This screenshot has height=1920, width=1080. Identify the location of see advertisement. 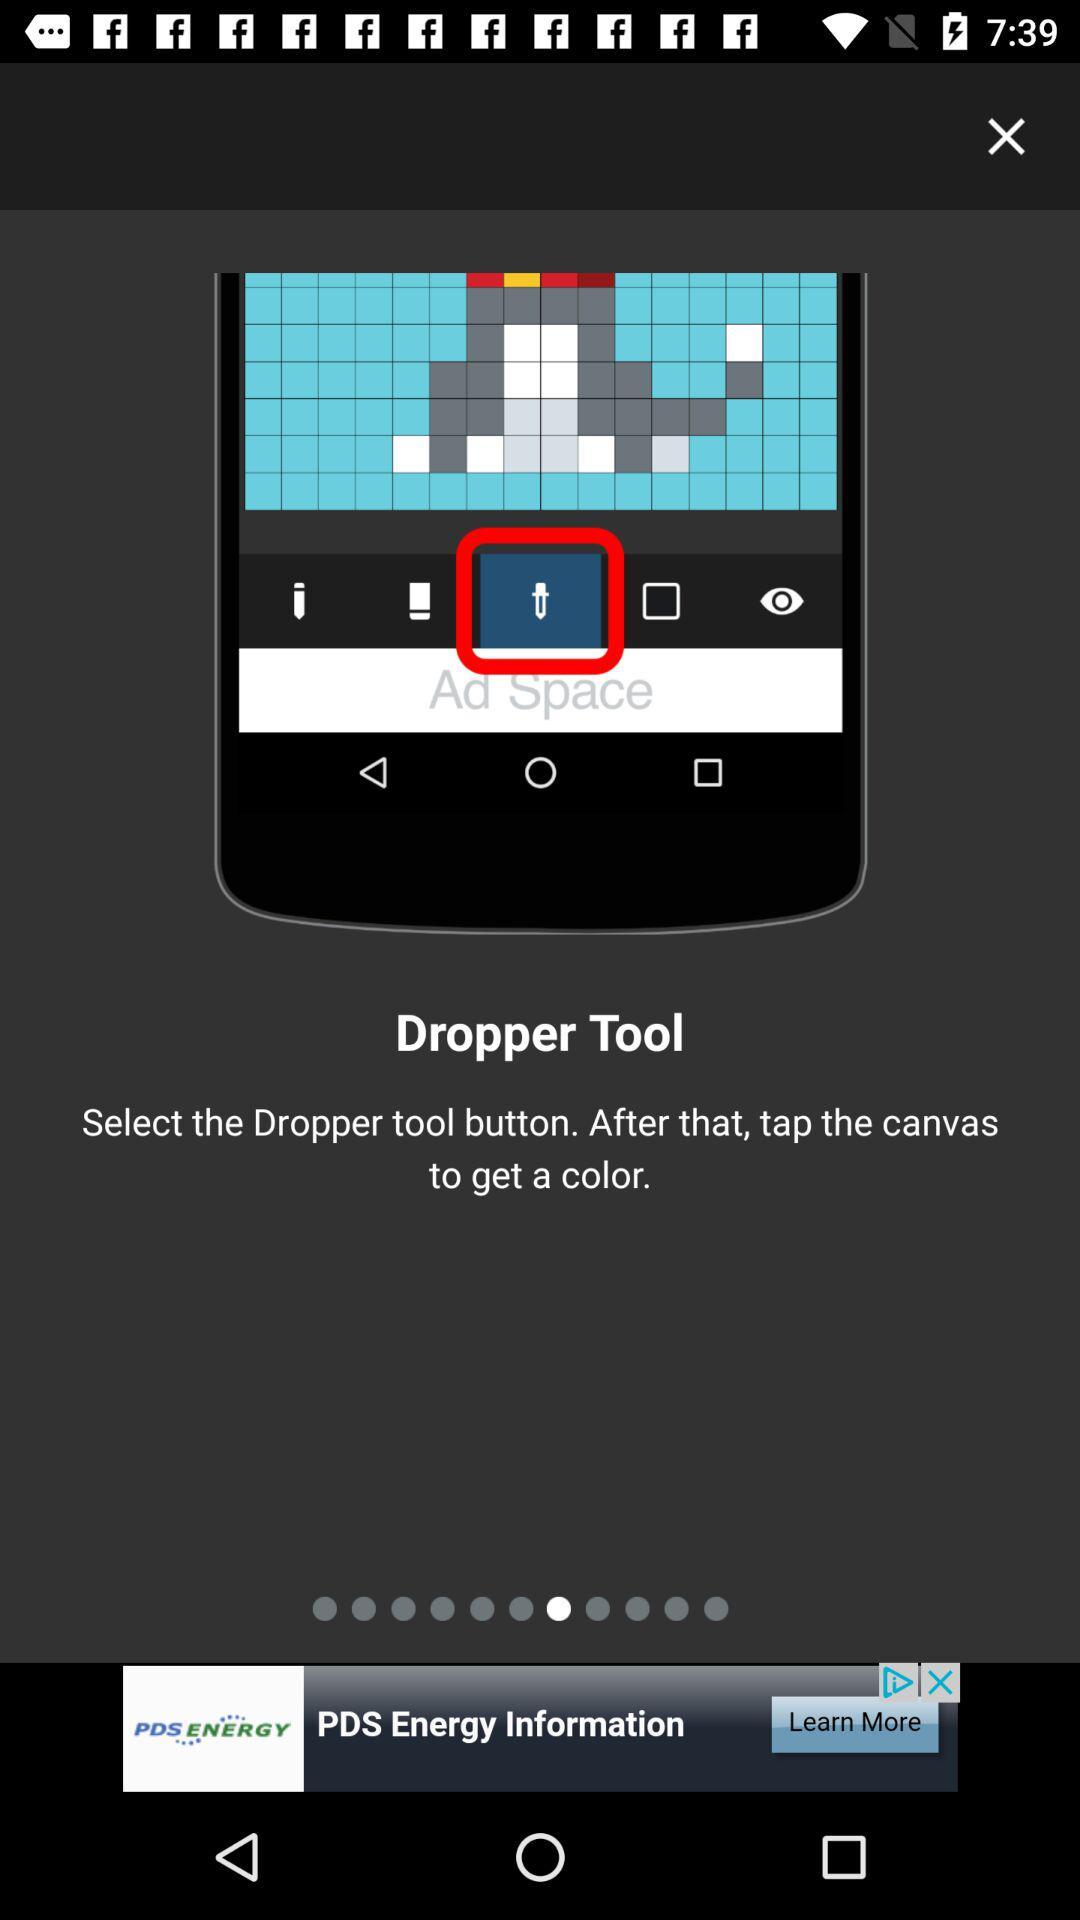
(540, 1727).